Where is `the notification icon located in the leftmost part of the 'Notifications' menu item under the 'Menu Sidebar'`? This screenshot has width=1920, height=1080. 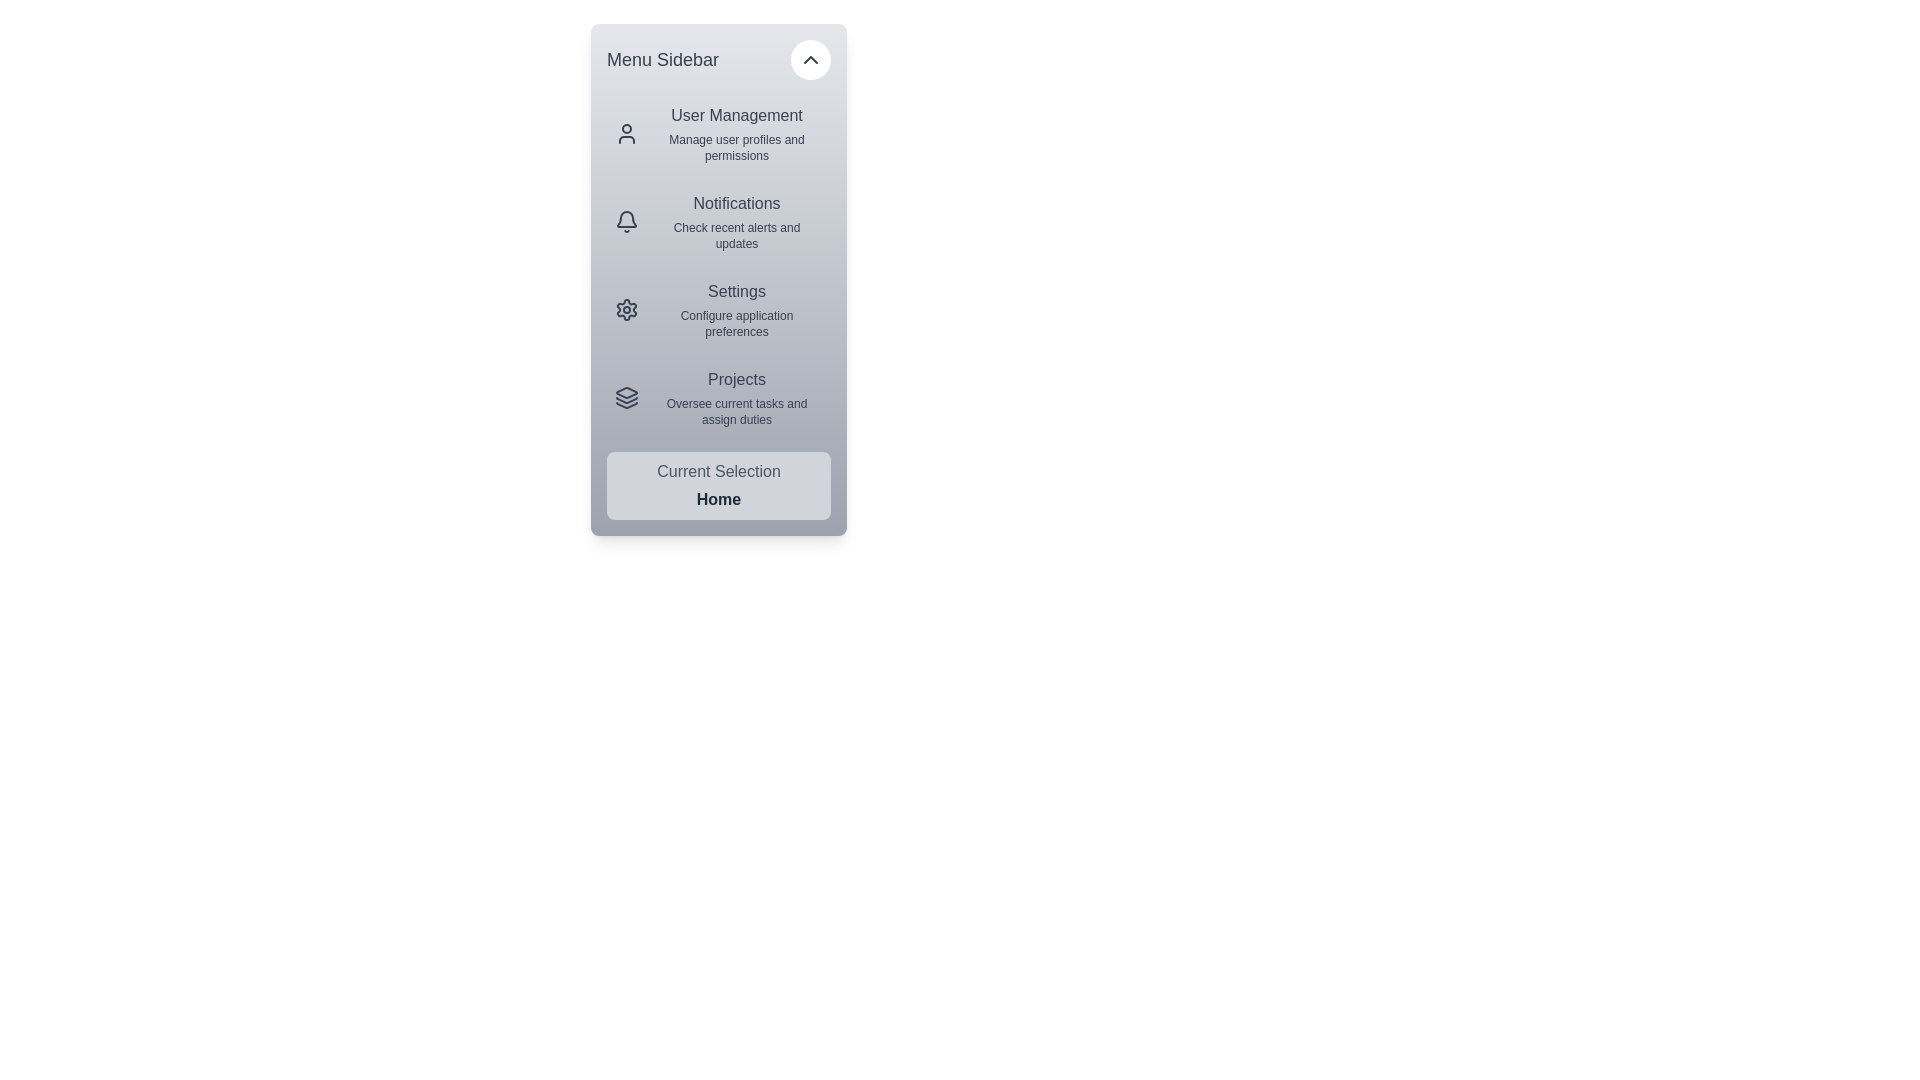 the notification icon located in the leftmost part of the 'Notifications' menu item under the 'Menu Sidebar' is located at coordinates (626, 222).